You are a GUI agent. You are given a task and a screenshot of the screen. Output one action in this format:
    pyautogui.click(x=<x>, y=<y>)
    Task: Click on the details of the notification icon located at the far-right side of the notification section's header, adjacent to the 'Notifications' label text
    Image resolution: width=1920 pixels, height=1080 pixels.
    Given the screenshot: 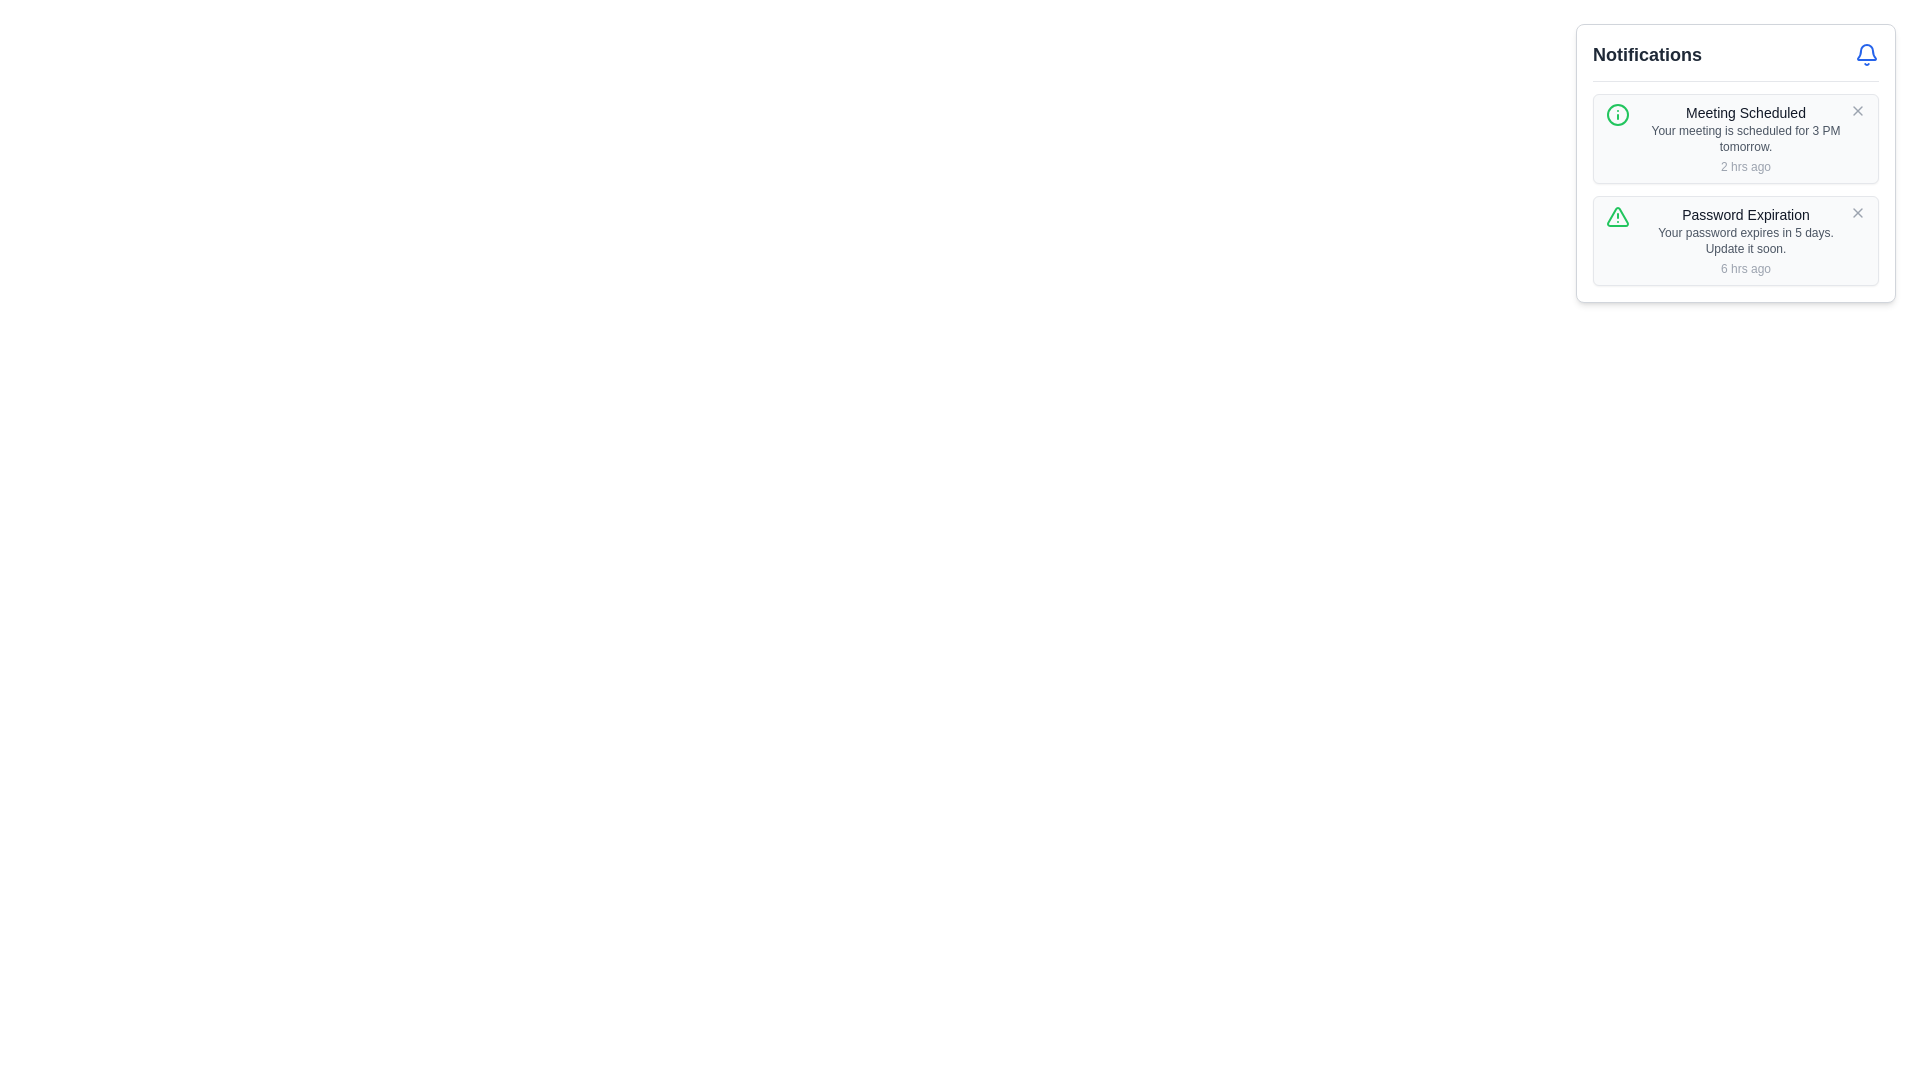 What is the action you would take?
    pyautogui.click(x=1866, y=53)
    